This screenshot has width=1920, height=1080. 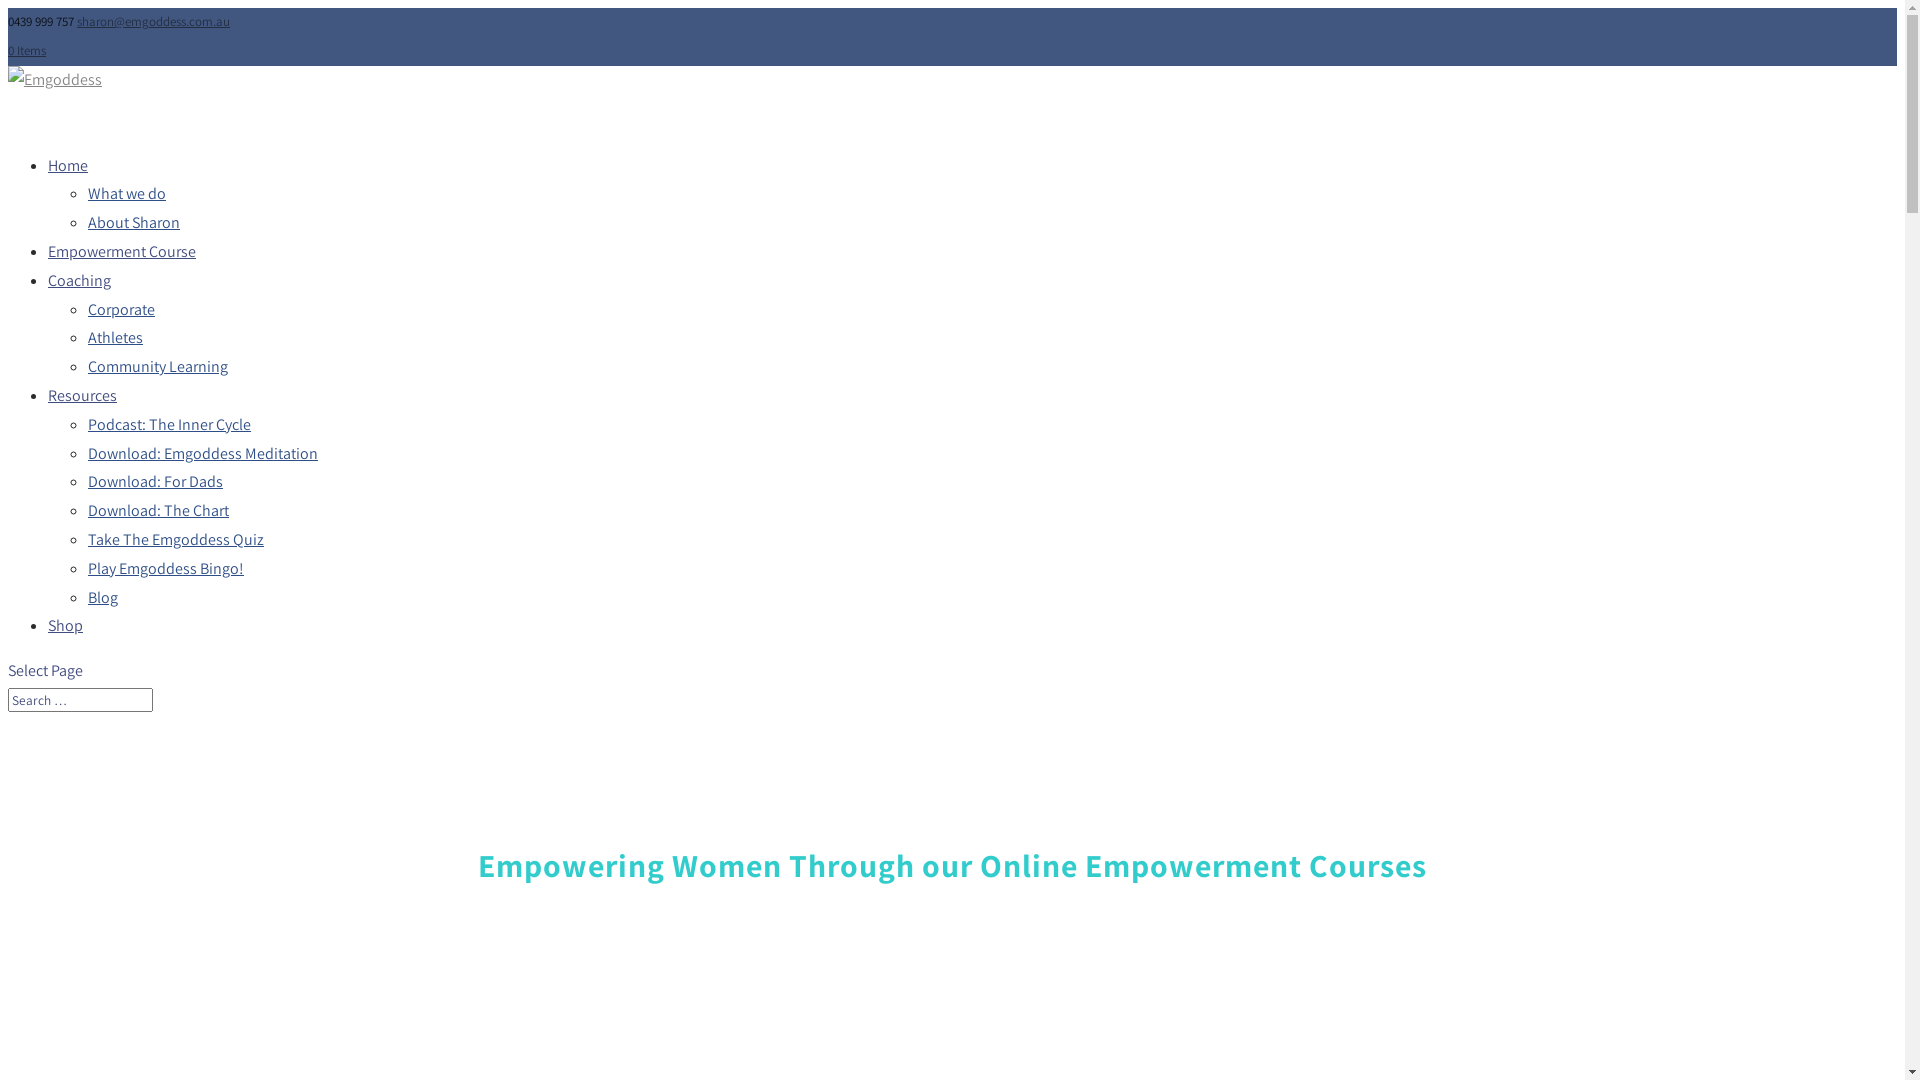 What do you see at coordinates (80, 698) in the screenshot?
I see `'Search for:'` at bounding box center [80, 698].